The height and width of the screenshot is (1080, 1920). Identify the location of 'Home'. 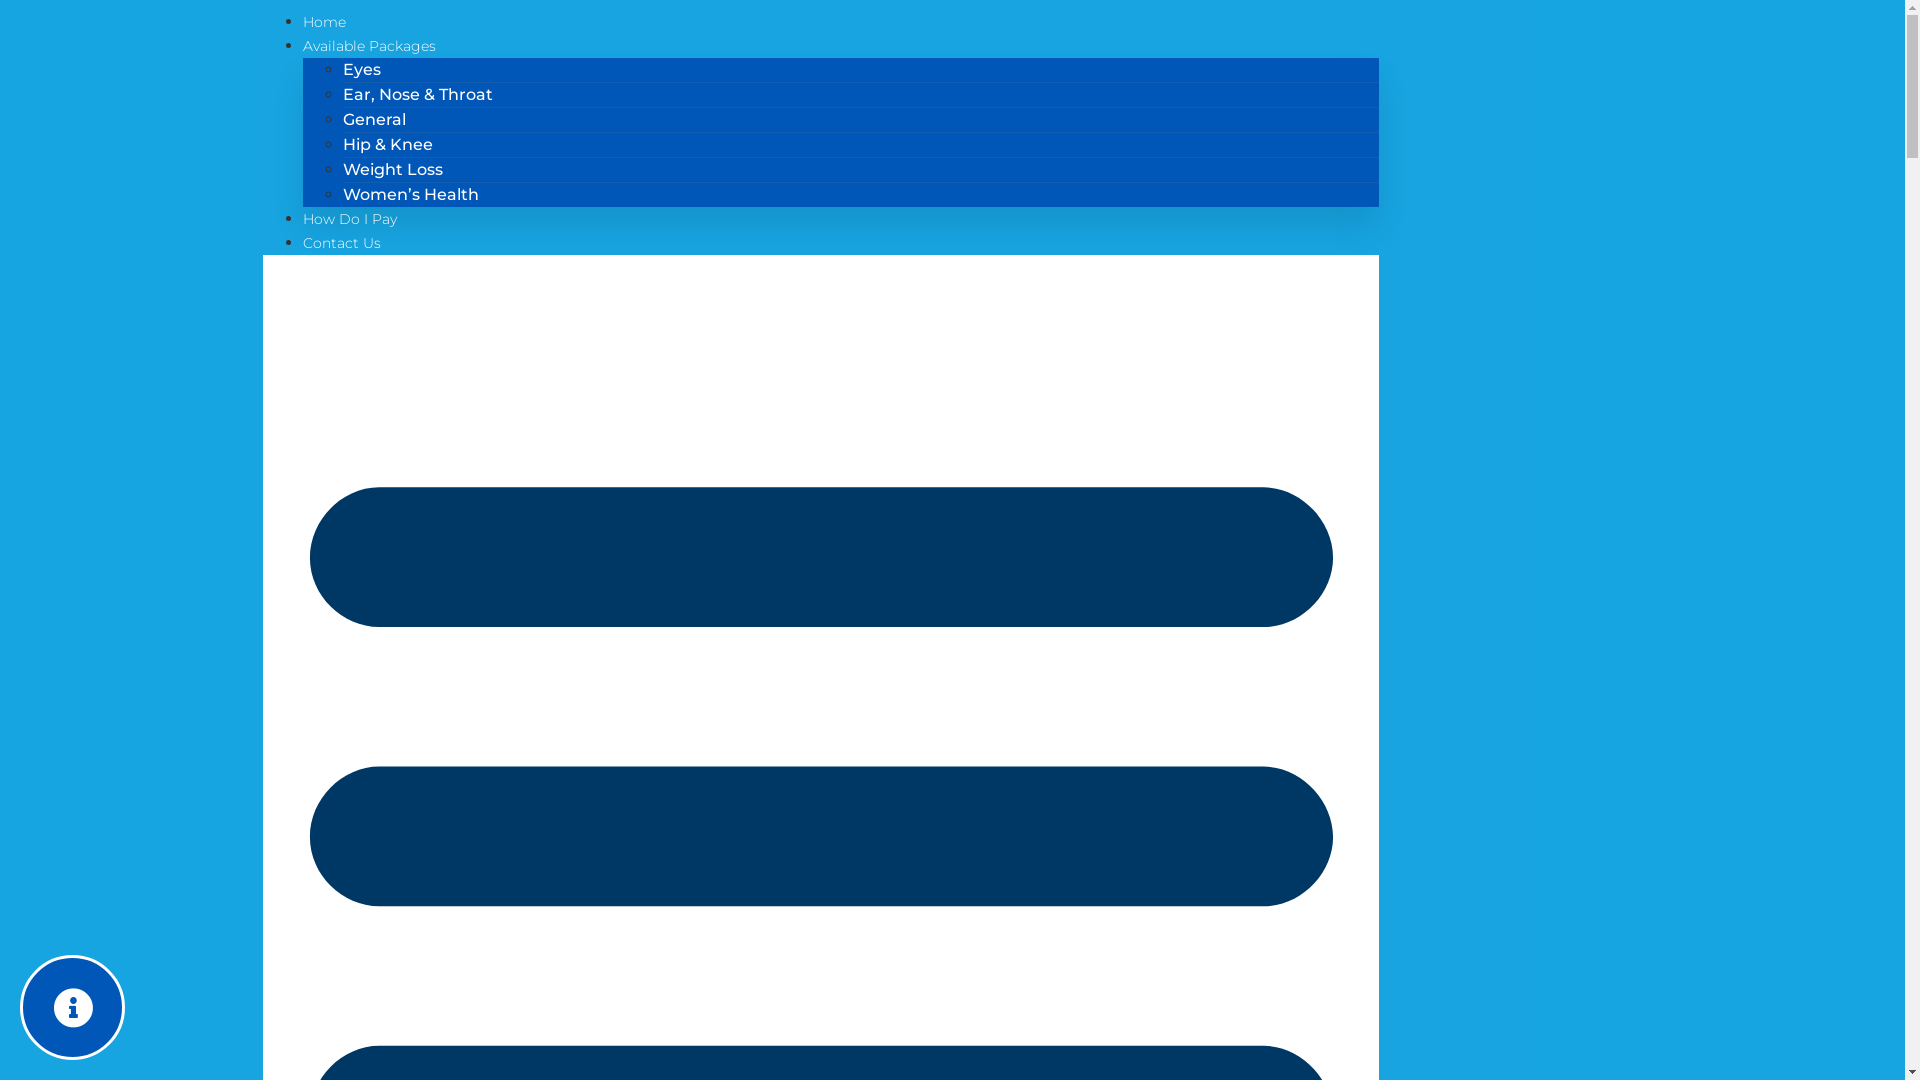
(301, 22).